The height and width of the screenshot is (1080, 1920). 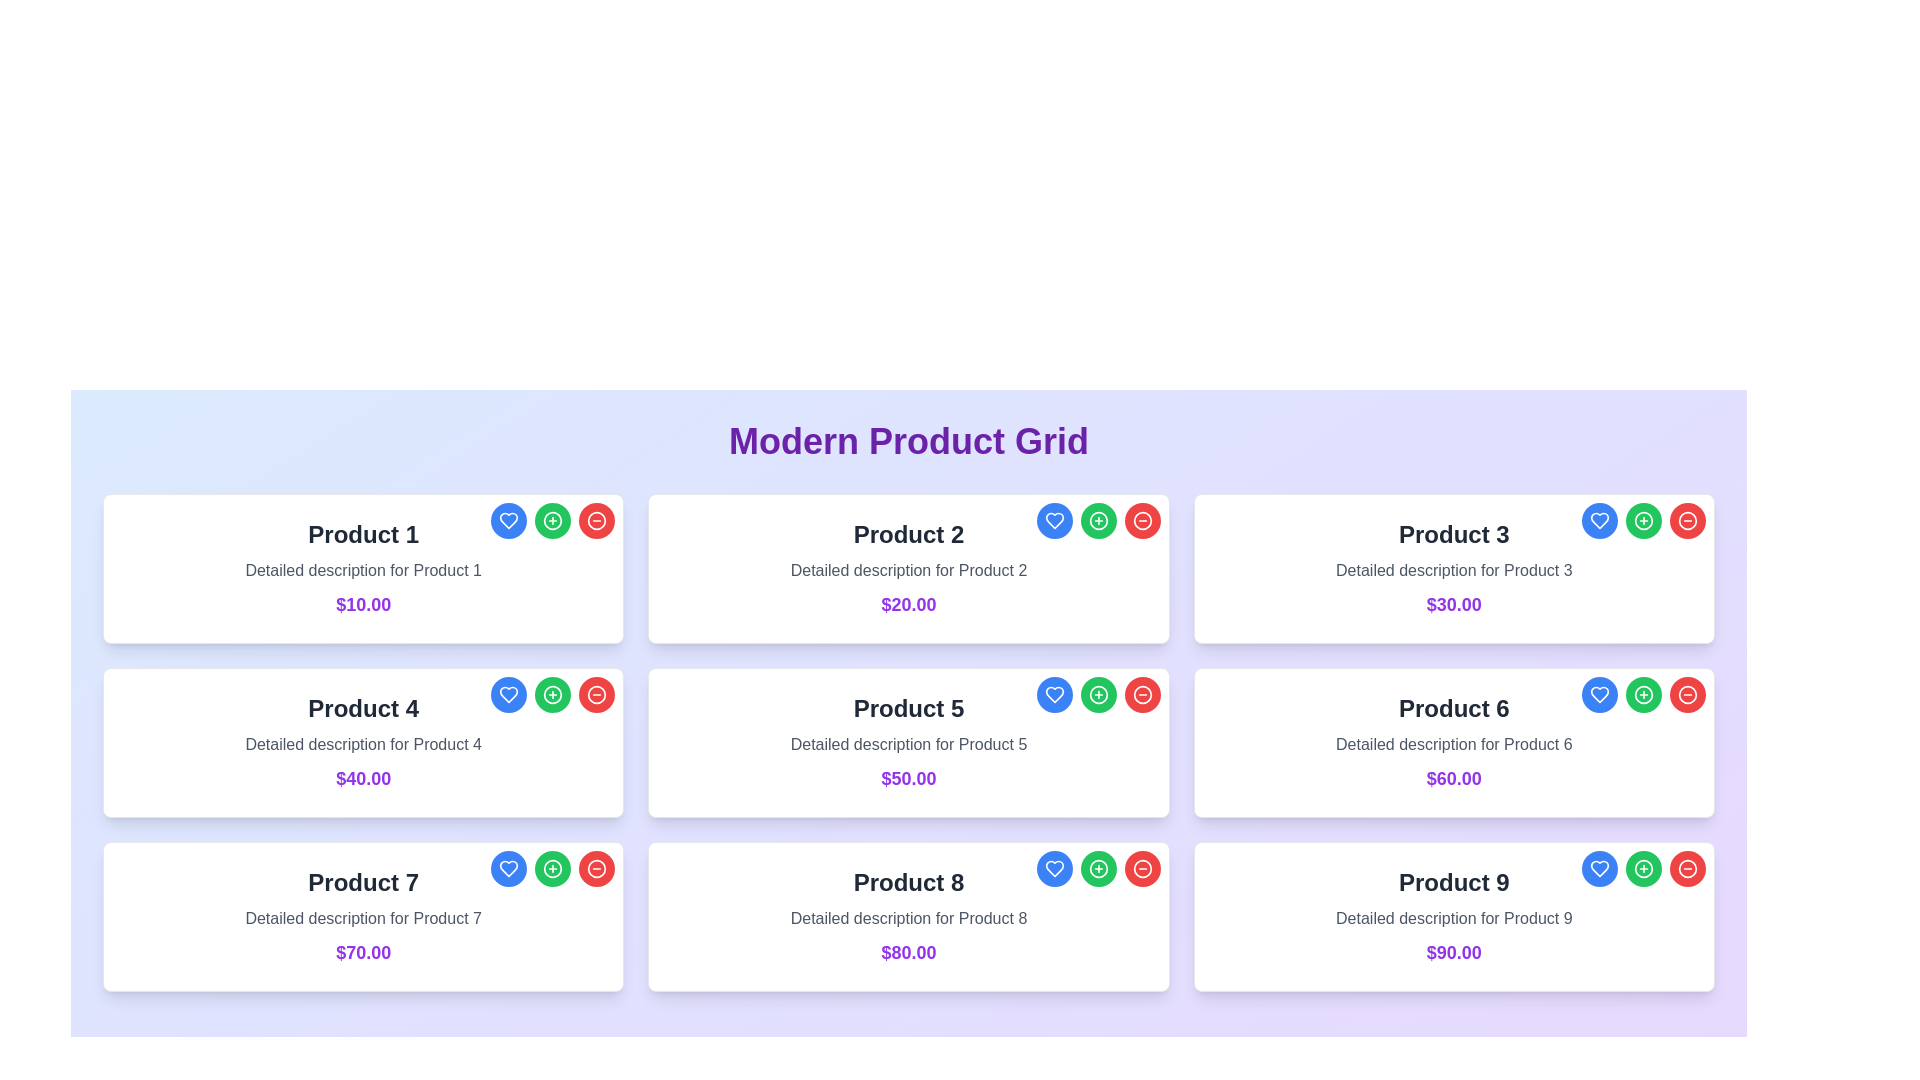 What do you see at coordinates (1597, 867) in the screenshot?
I see `the favorite button for Product 9, which is the first button in the row of control buttons located at the top-right corner inside the product card` at bounding box center [1597, 867].